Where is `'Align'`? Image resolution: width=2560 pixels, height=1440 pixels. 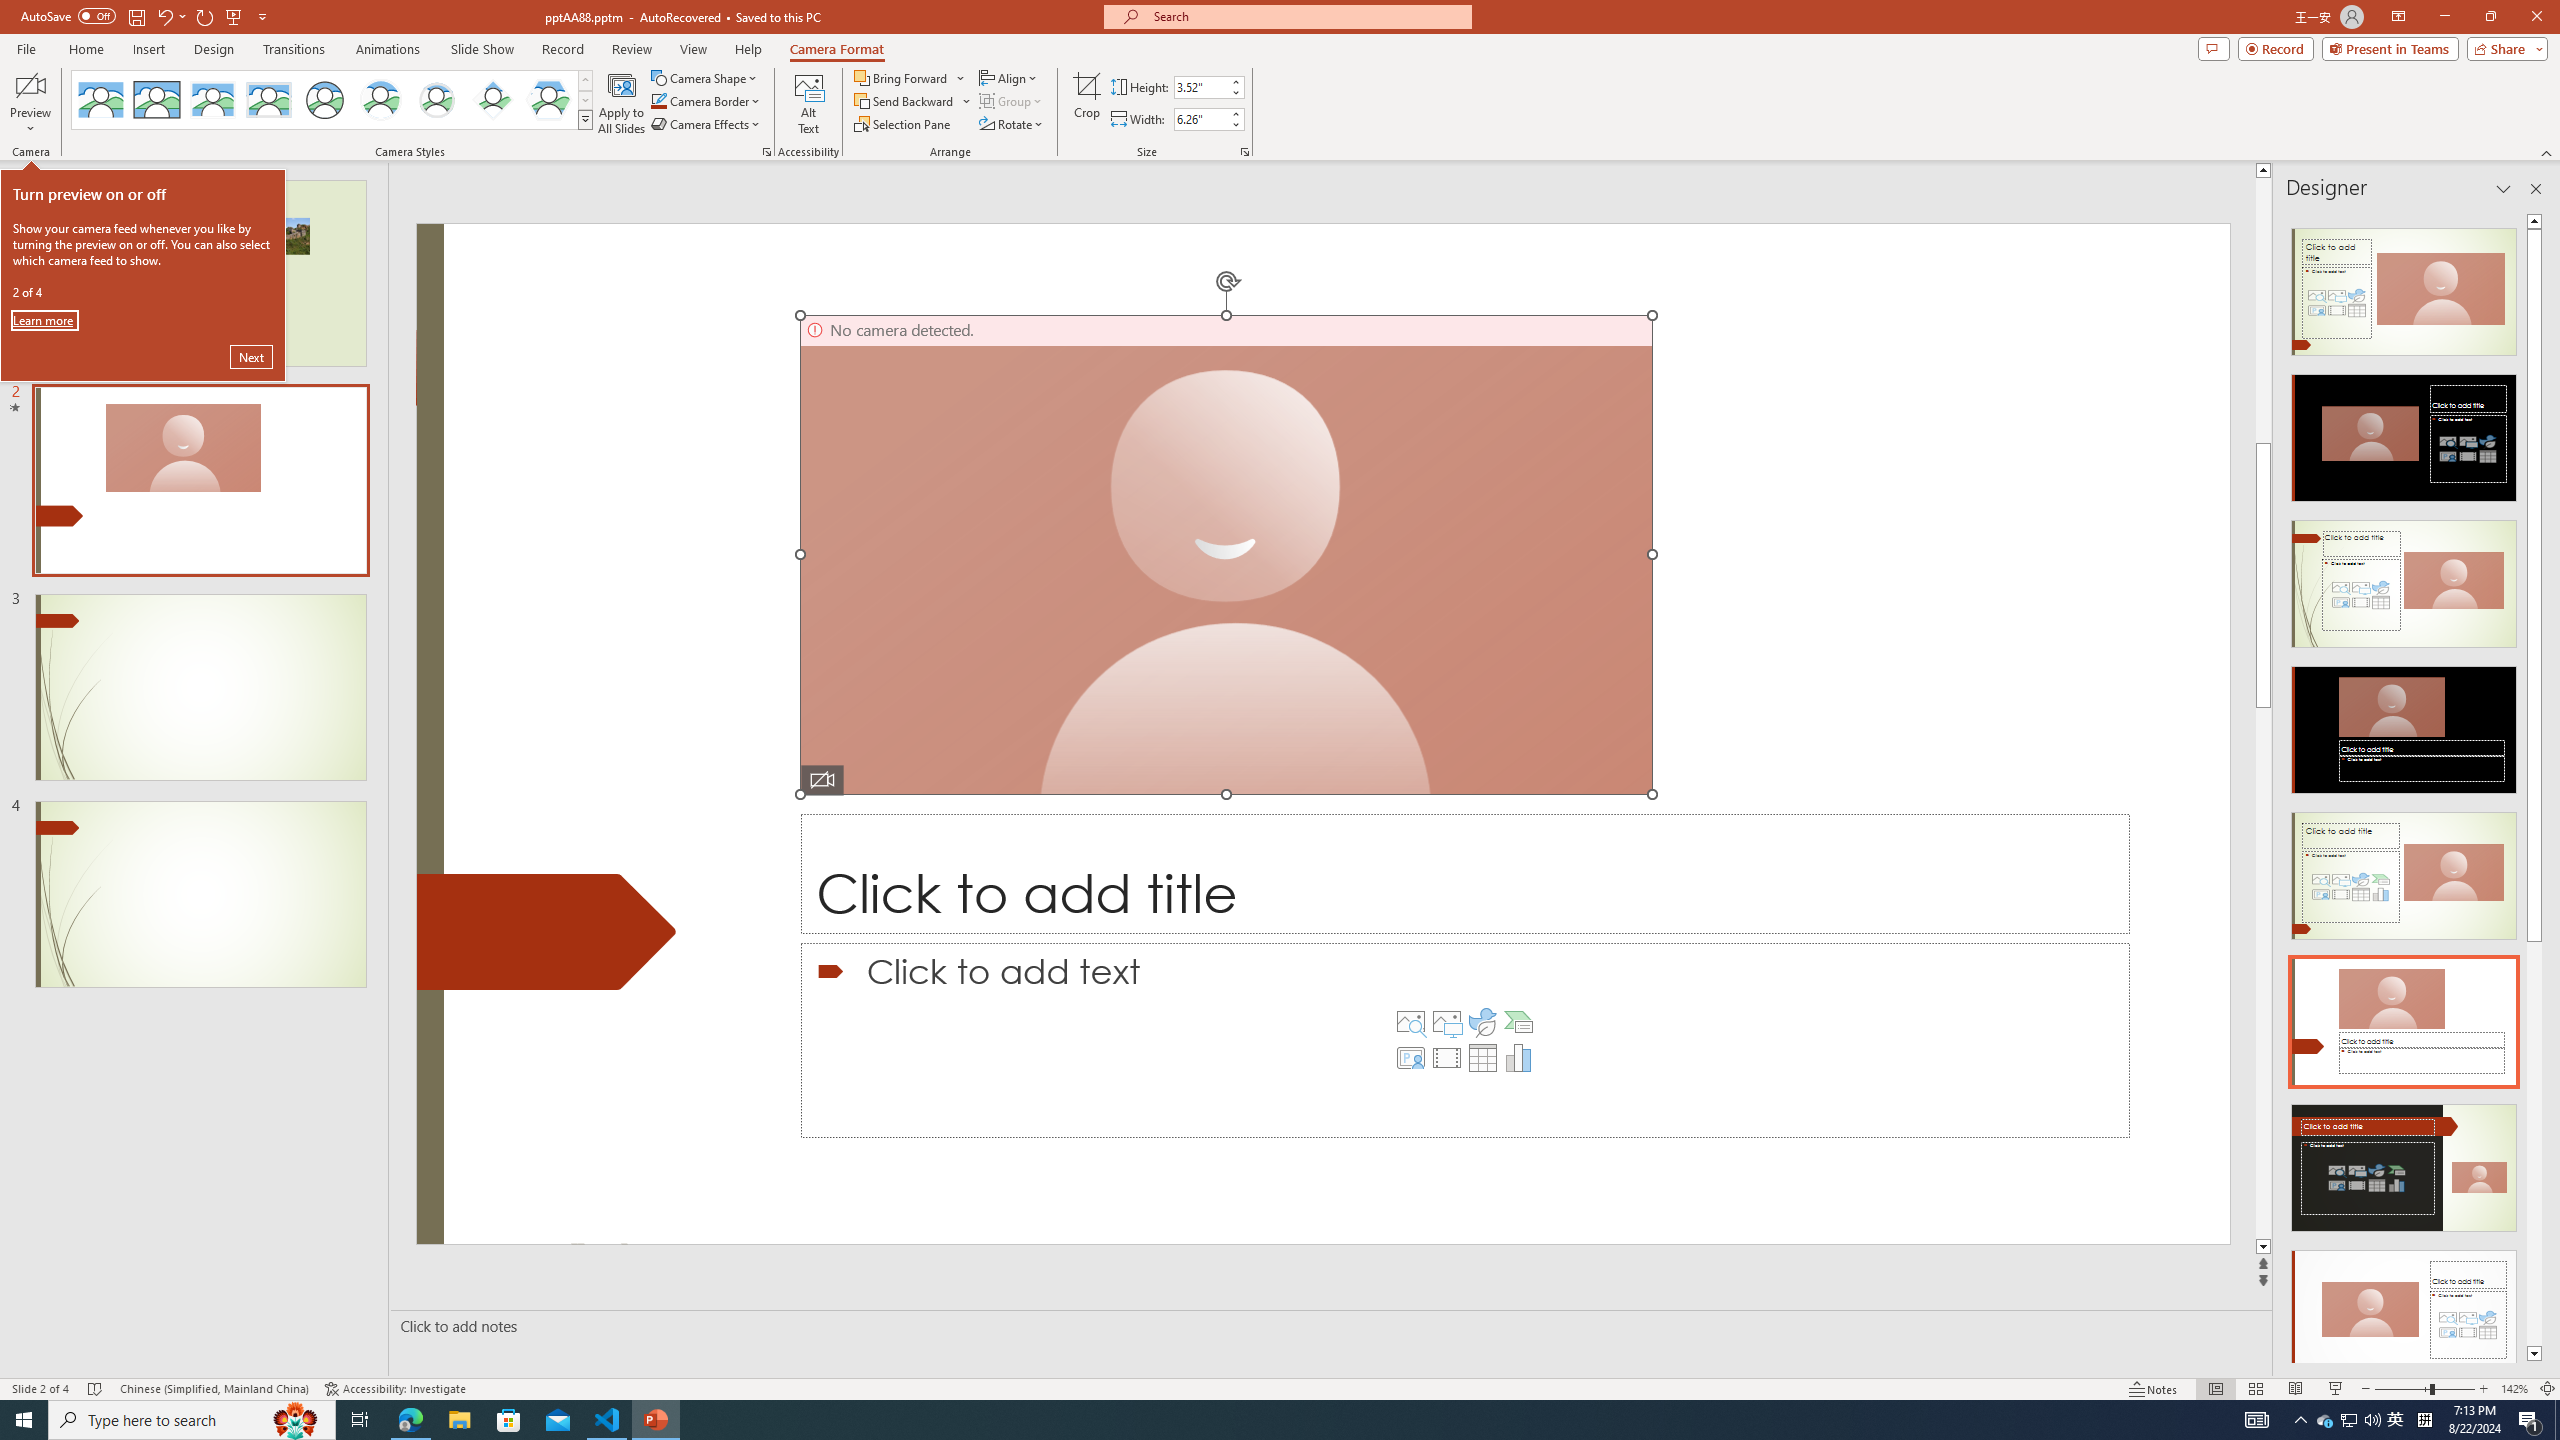
'Align' is located at coordinates (1008, 77).